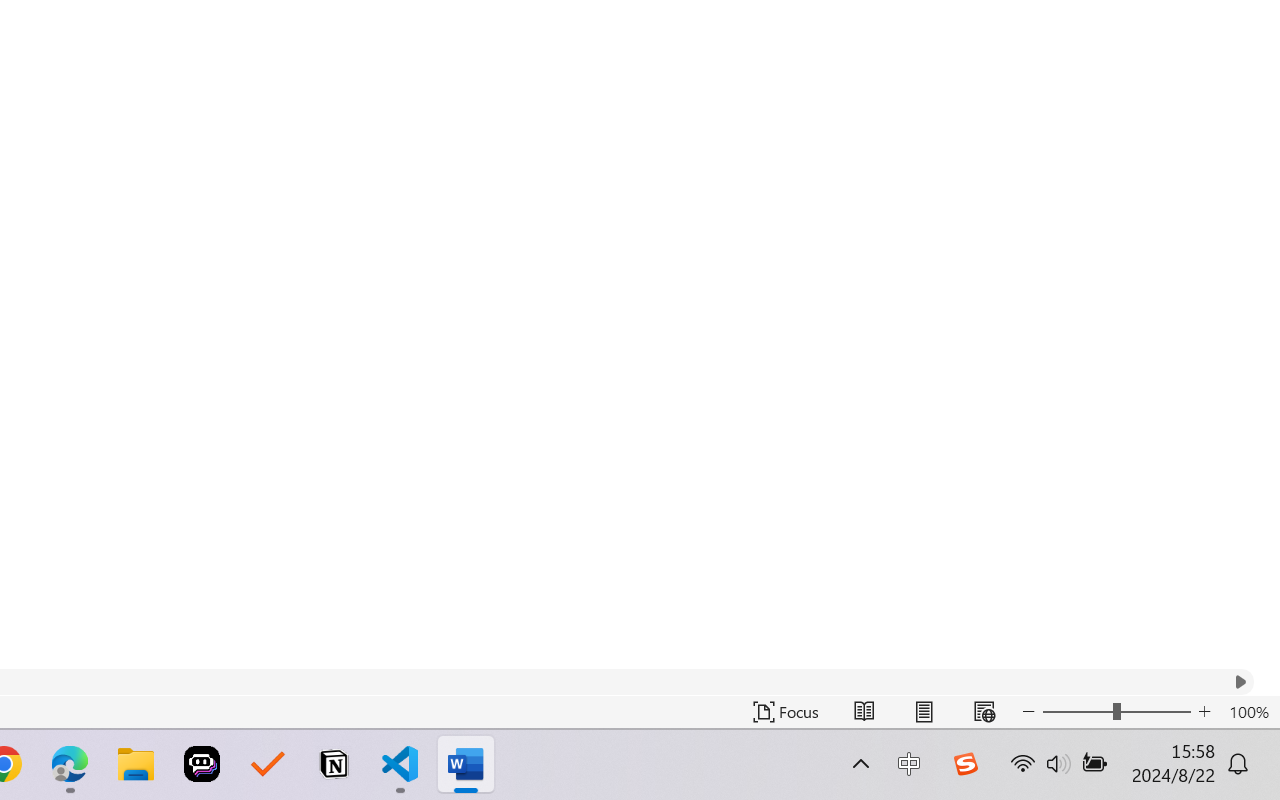 Image resolution: width=1280 pixels, height=800 pixels. What do you see at coordinates (1204, 711) in the screenshot?
I see `'Zoom In'` at bounding box center [1204, 711].